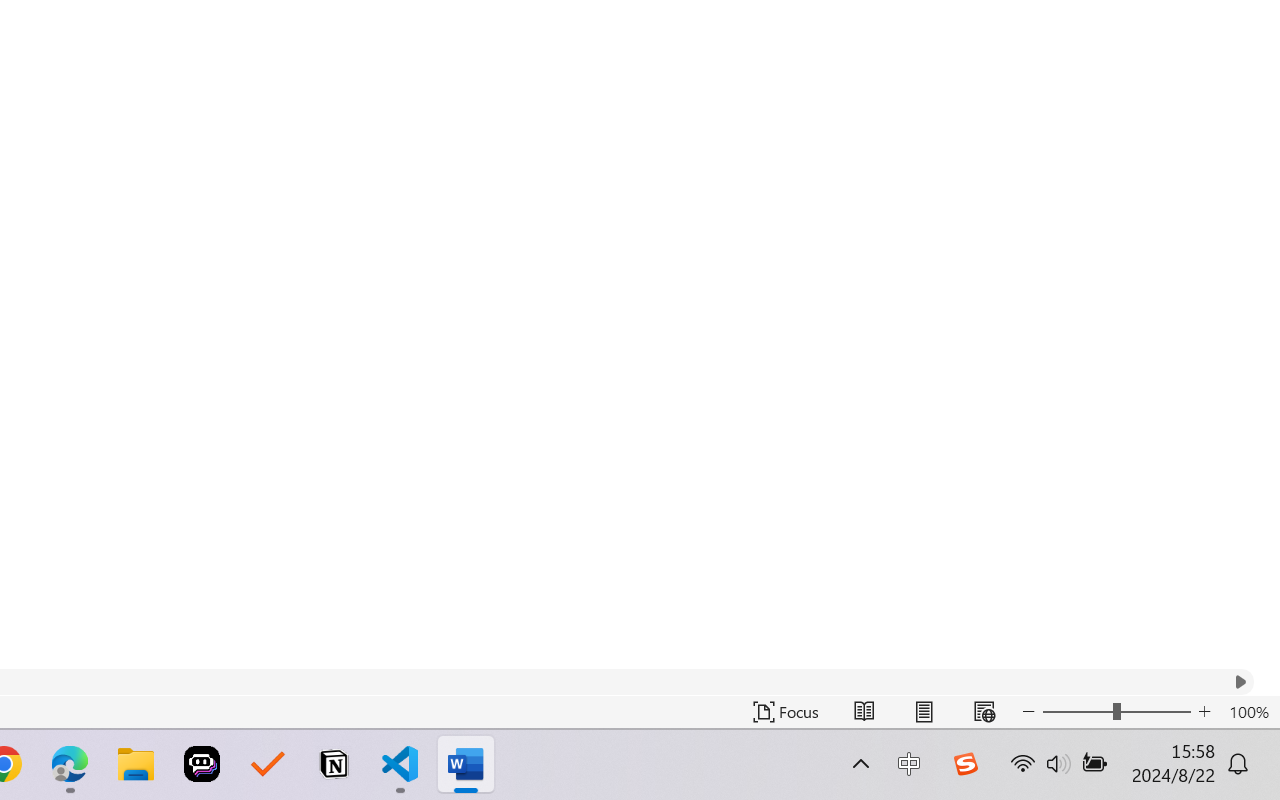 Image resolution: width=1280 pixels, height=800 pixels. What do you see at coordinates (1204, 711) in the screenshot?
I see `'Zoom In'` at bounding box center [1204, 711].